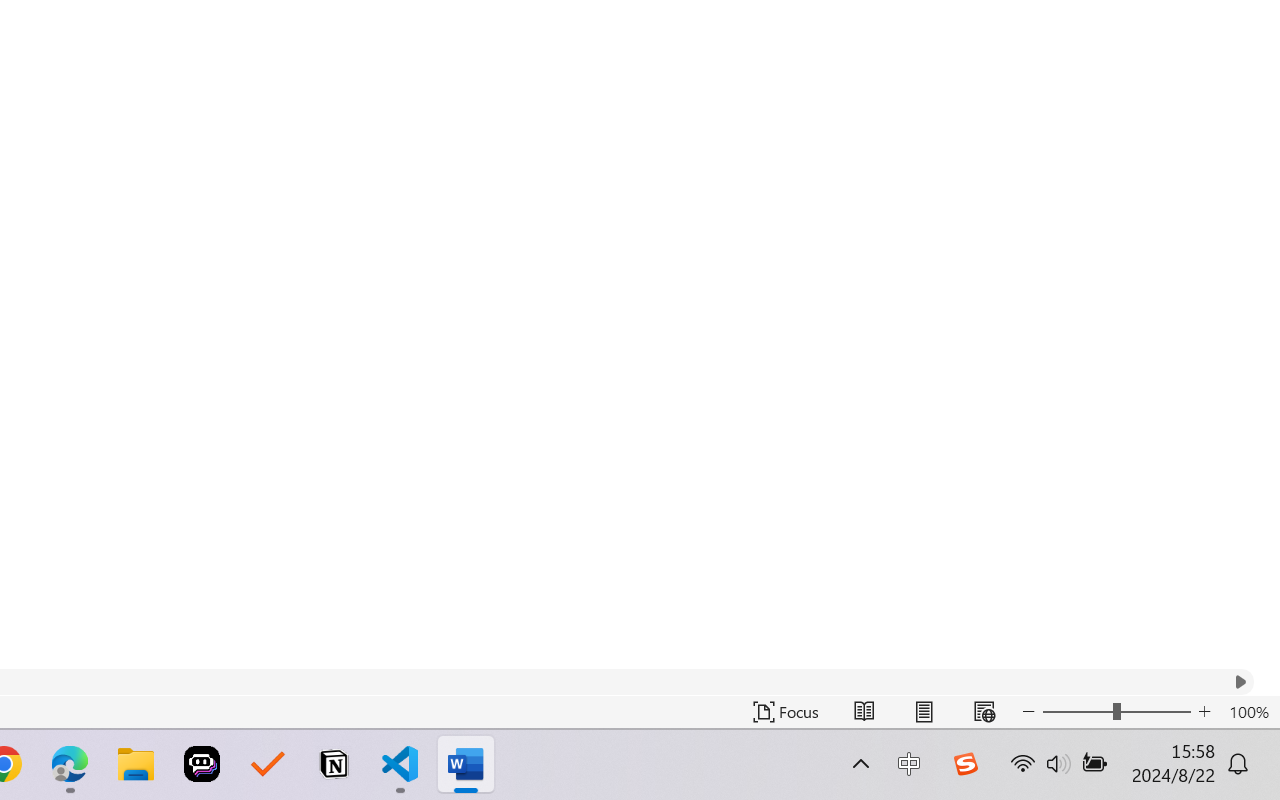 Image resolution: width=1280 pixels, height=800 pixels. What do you see at coordinates (1204, 711) in the screenshot?
I see `'Zoom In'` at bounding box center [1204, 711].